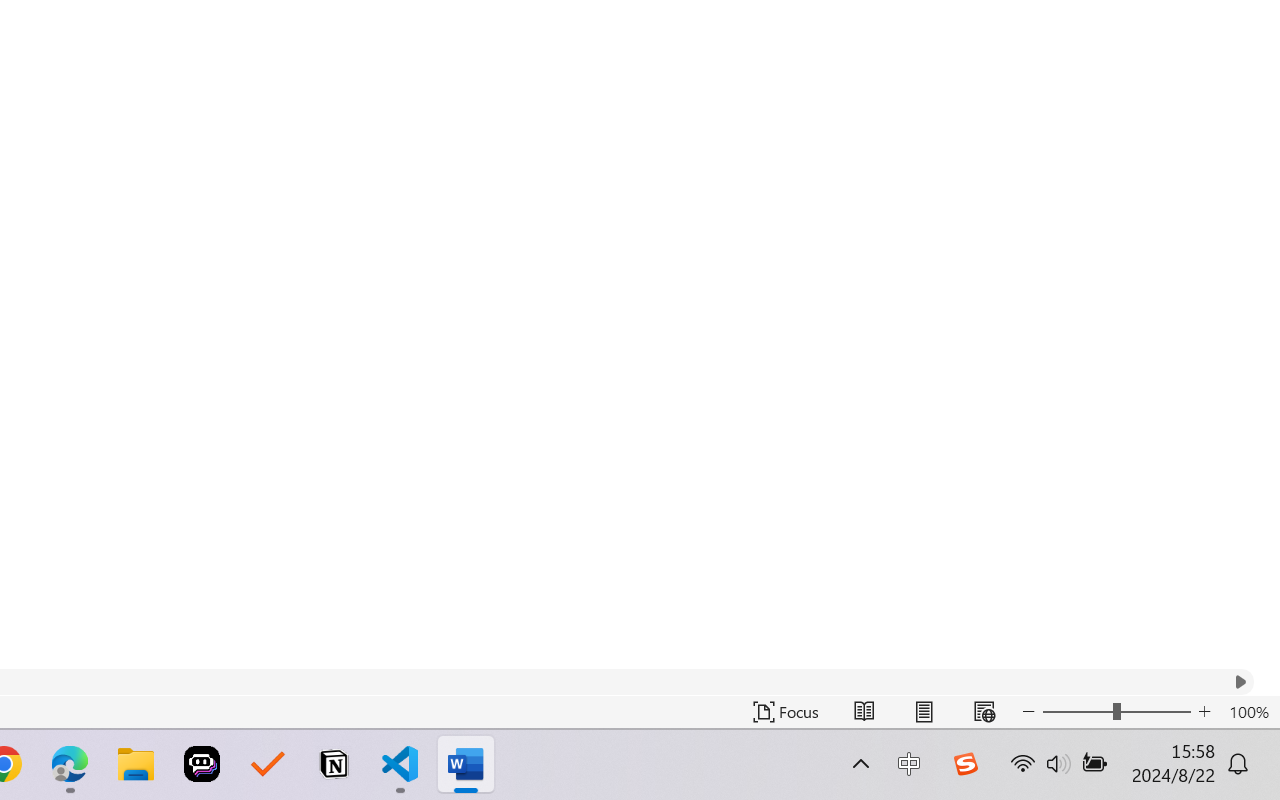 Image resolution: width=1280 pixels, height=800 pixels. What do you see at coordinates (1204, 711) in the screenshot?
I see `'Zoom In'` at bounding box center [1204, 711].